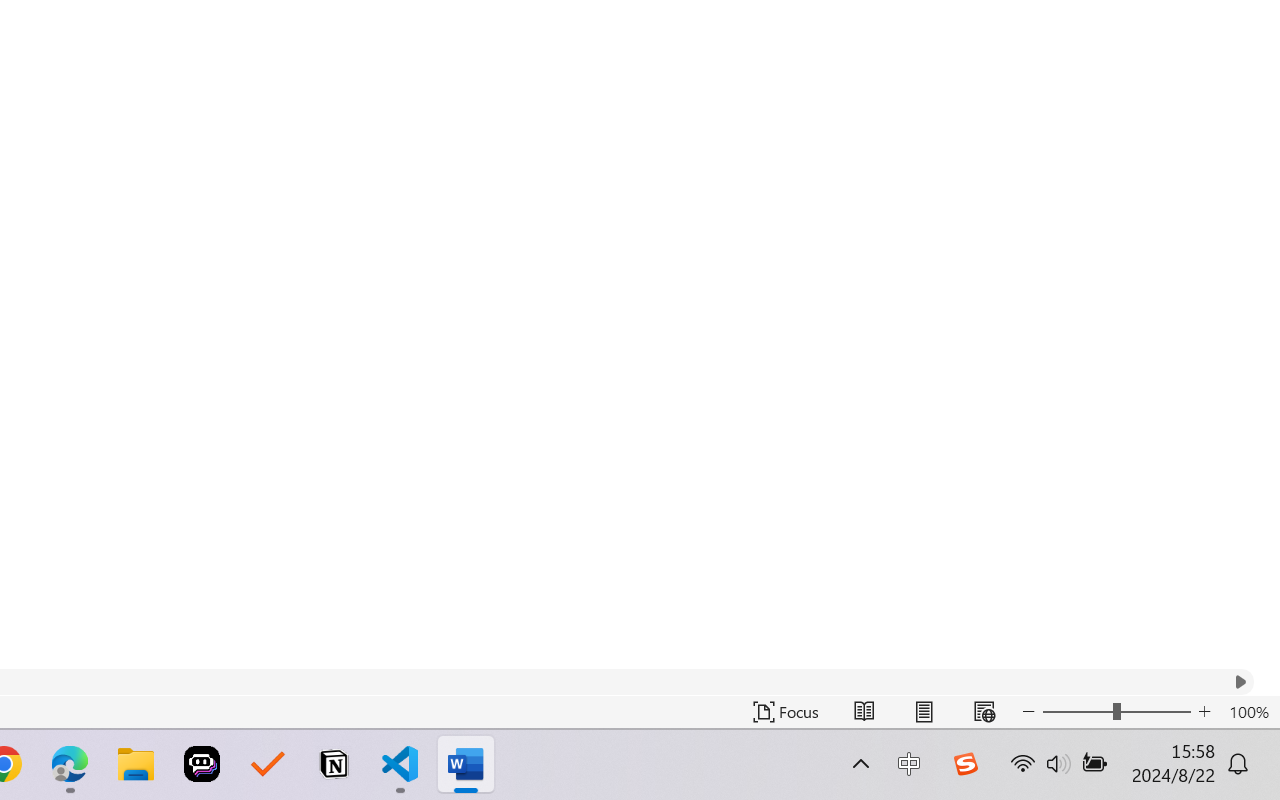 Image resolution: width=1280 pixels, height=800 pixels. What do you see at coordinates (1204, 711) in the screenshot?
I see `'Zoom In'` at bounding box center [1204, 711].